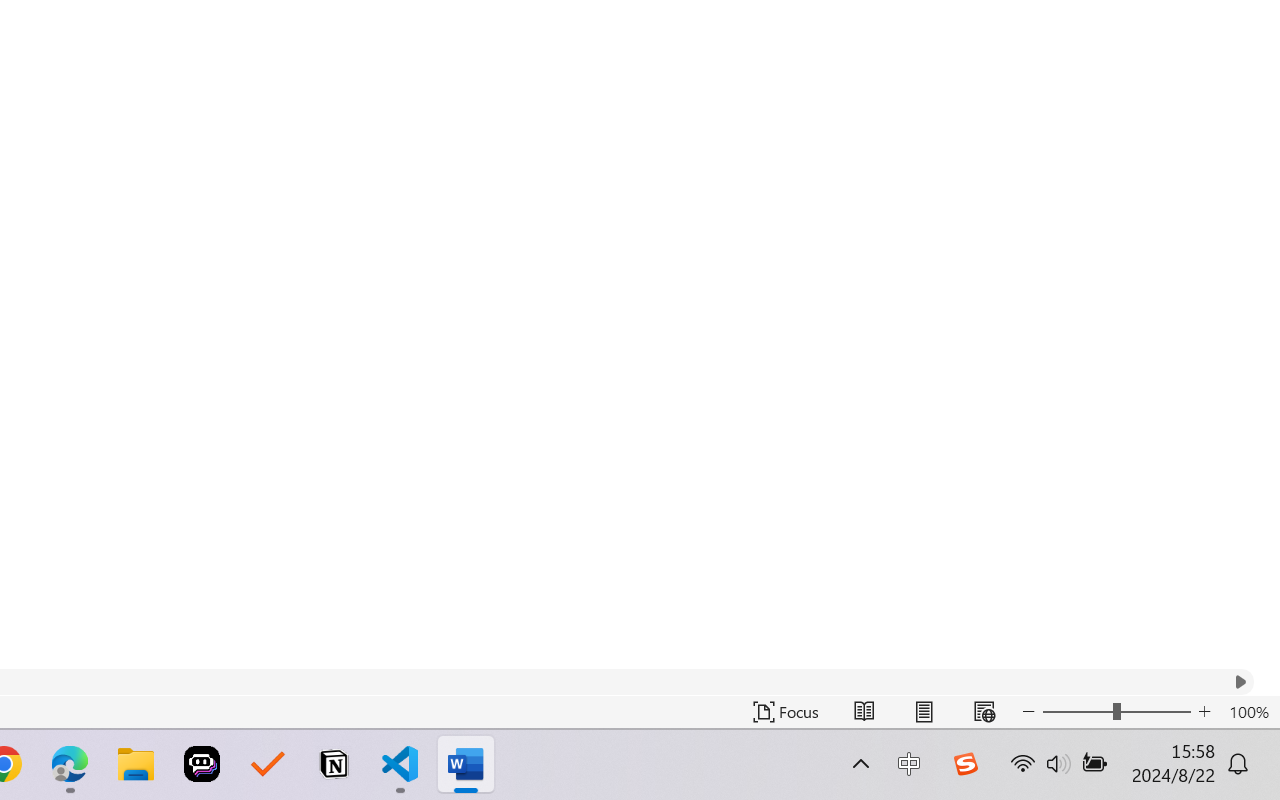 Image resolution: width=1280 pixels, height=800 pixels. What do you see at coordinates (1204, 711) in the screenshot?
I see `'Zoom In'` at bounding box center [1204, 711].